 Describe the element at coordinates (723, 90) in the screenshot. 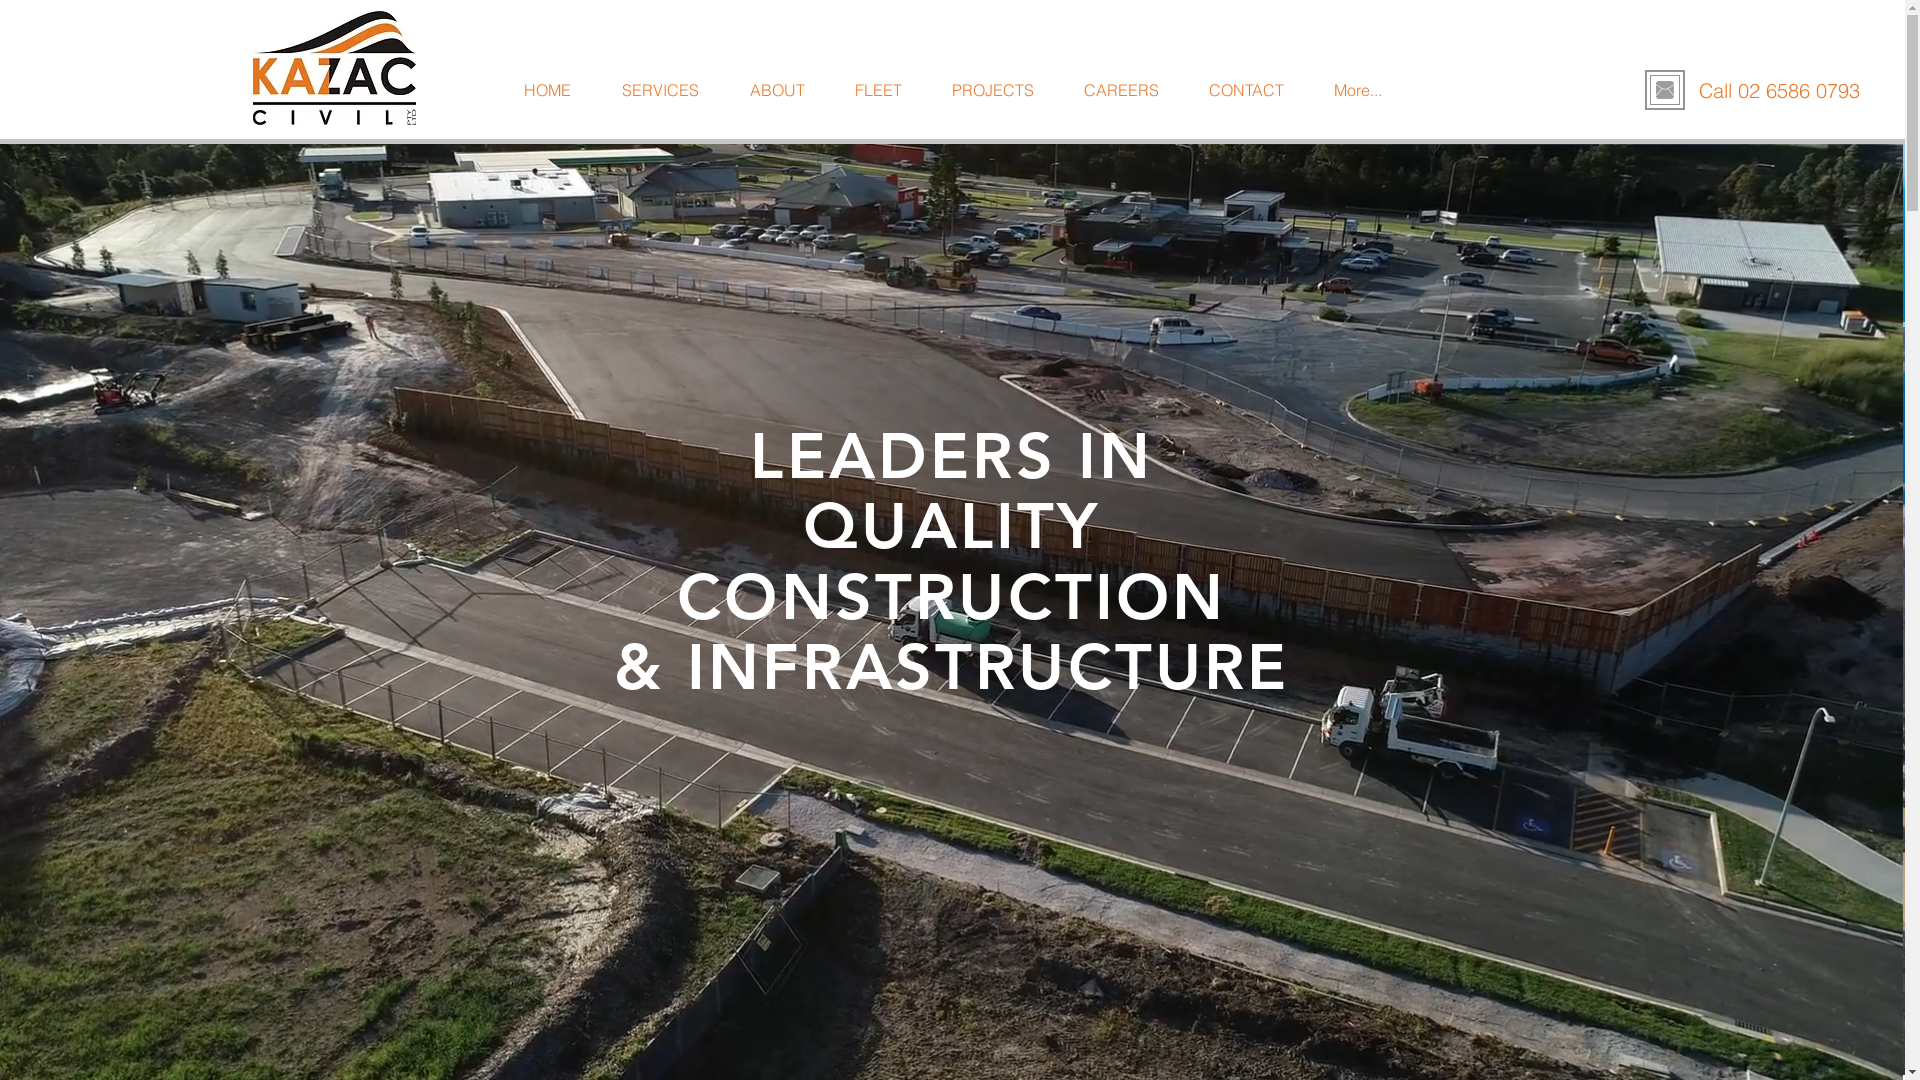

I see `'ABOUT'` at that location.